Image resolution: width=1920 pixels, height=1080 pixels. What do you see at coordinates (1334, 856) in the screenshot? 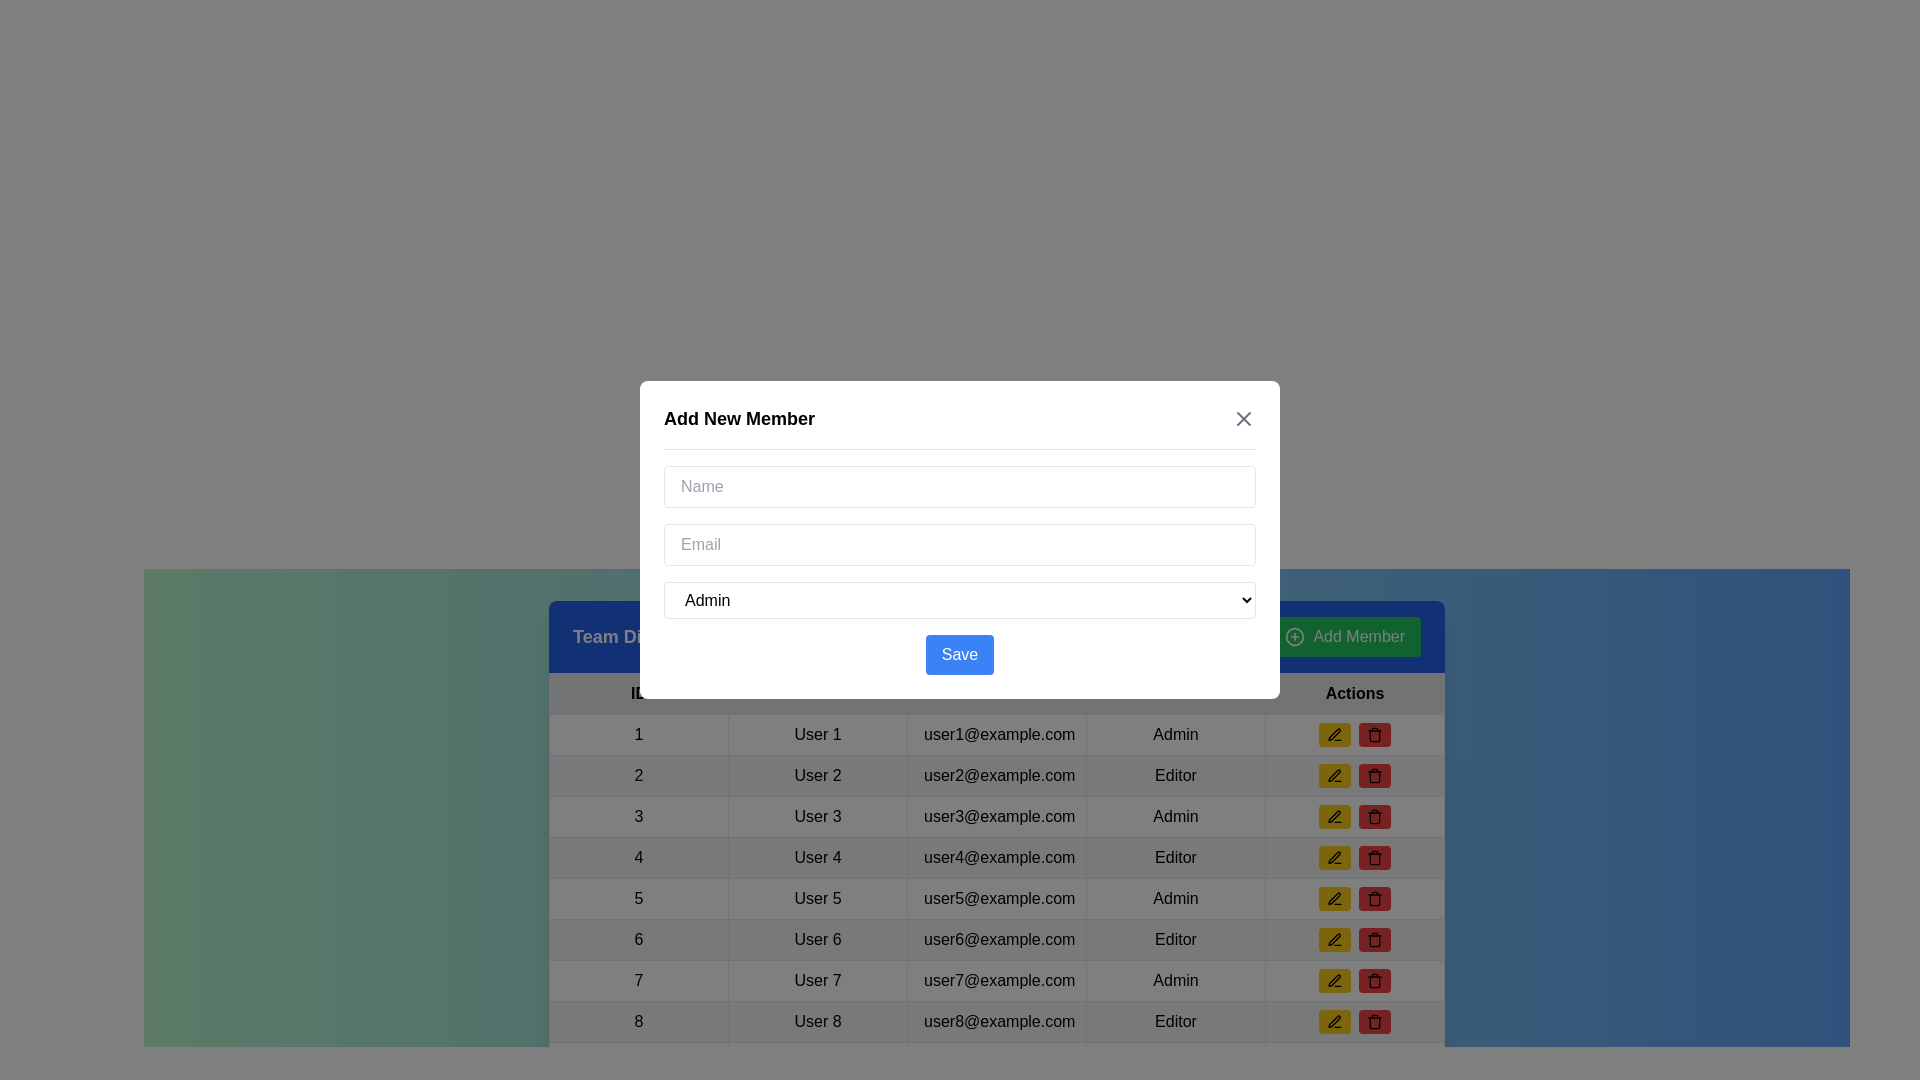
I see `the pen icon in the action column of the interactive table, specifically associated with the fourth user entry` at bounding box center [1334, 856].